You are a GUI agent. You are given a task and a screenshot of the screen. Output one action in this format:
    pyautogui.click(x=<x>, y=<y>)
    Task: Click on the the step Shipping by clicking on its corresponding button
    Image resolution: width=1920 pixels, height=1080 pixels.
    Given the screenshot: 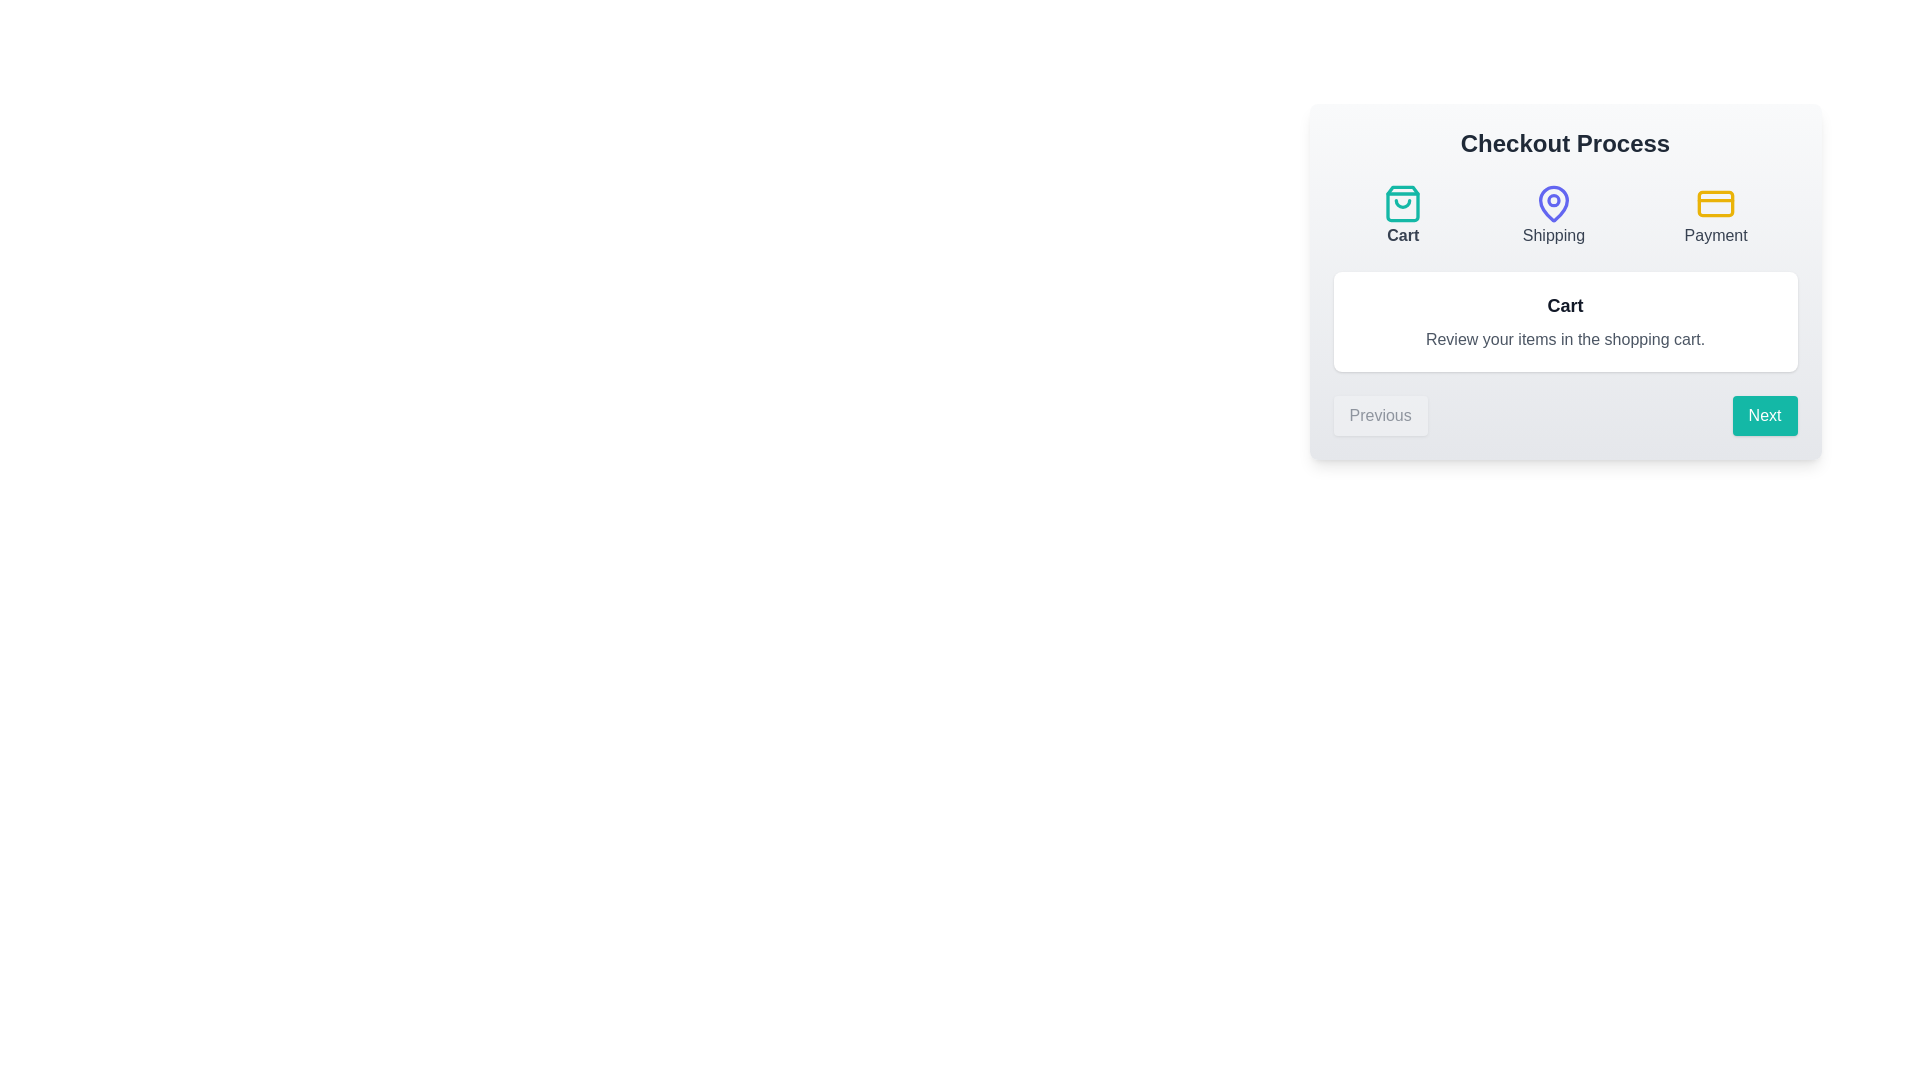 What is the action you would take?
    pyautogui.click(x=1552, y=216)
    